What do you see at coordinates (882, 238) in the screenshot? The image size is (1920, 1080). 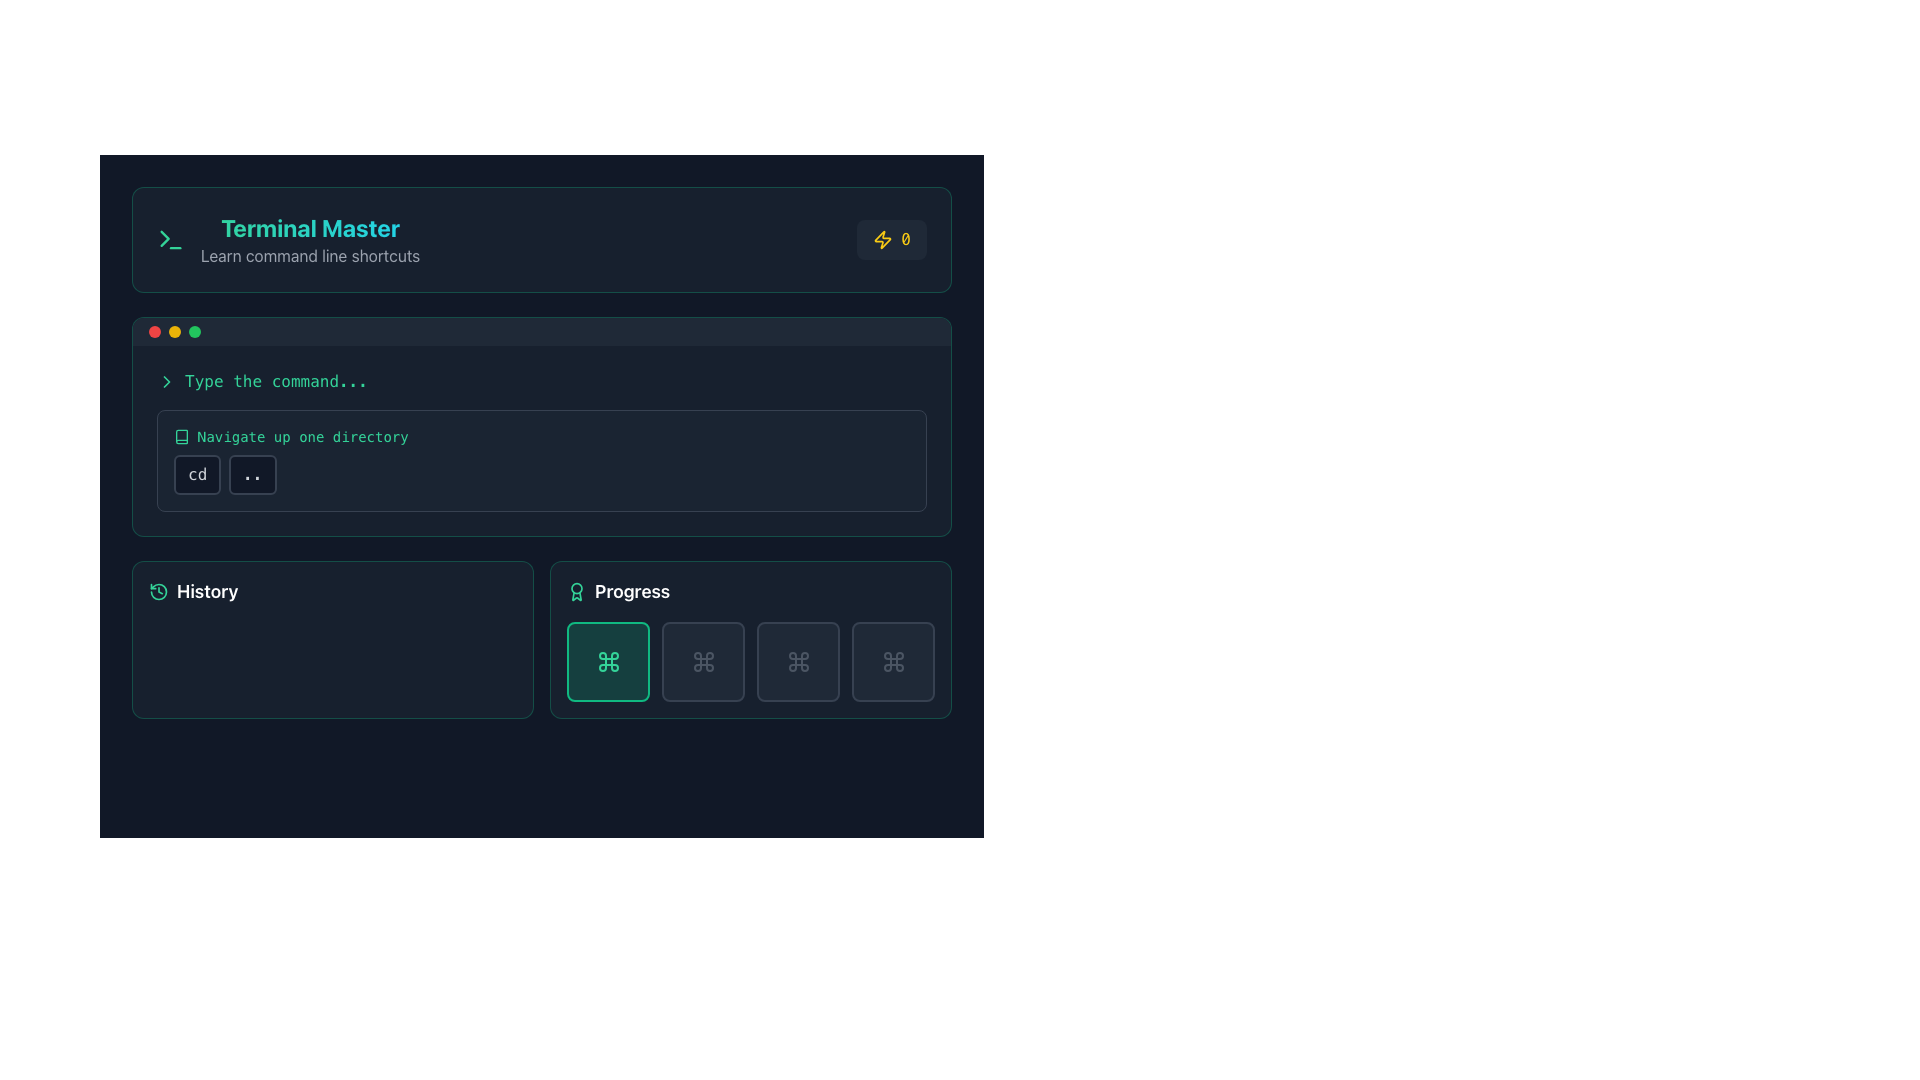 I see `the stylized yellow lightning bolt icon located in the top-right corner of the interface, which is positioned to the left of the numerical indicator '0'` at bounding box center [882, 238].